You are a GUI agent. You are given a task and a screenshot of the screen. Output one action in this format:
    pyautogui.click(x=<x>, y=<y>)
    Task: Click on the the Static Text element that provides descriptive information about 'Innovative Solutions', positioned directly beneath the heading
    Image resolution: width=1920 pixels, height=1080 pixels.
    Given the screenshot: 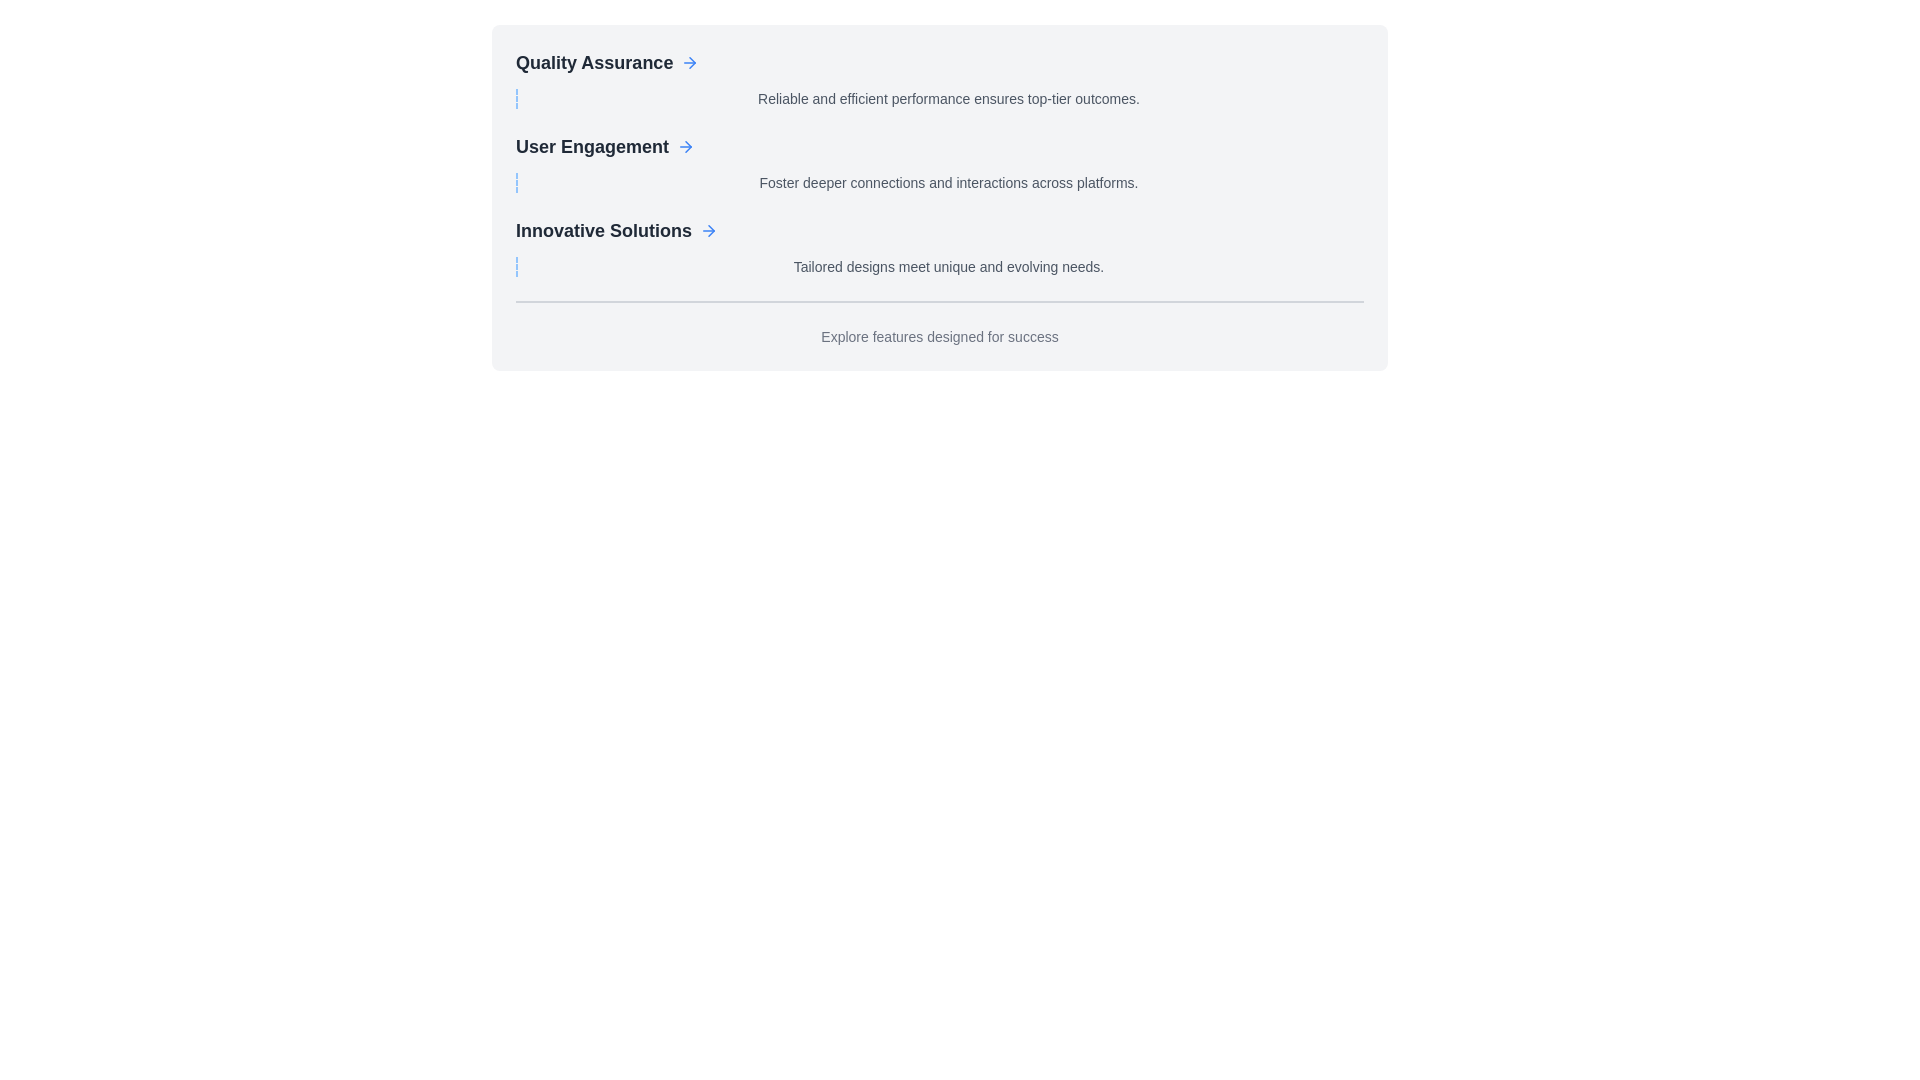 What is the action you would take?
    pyautogui.click(x=939, y=265)
    